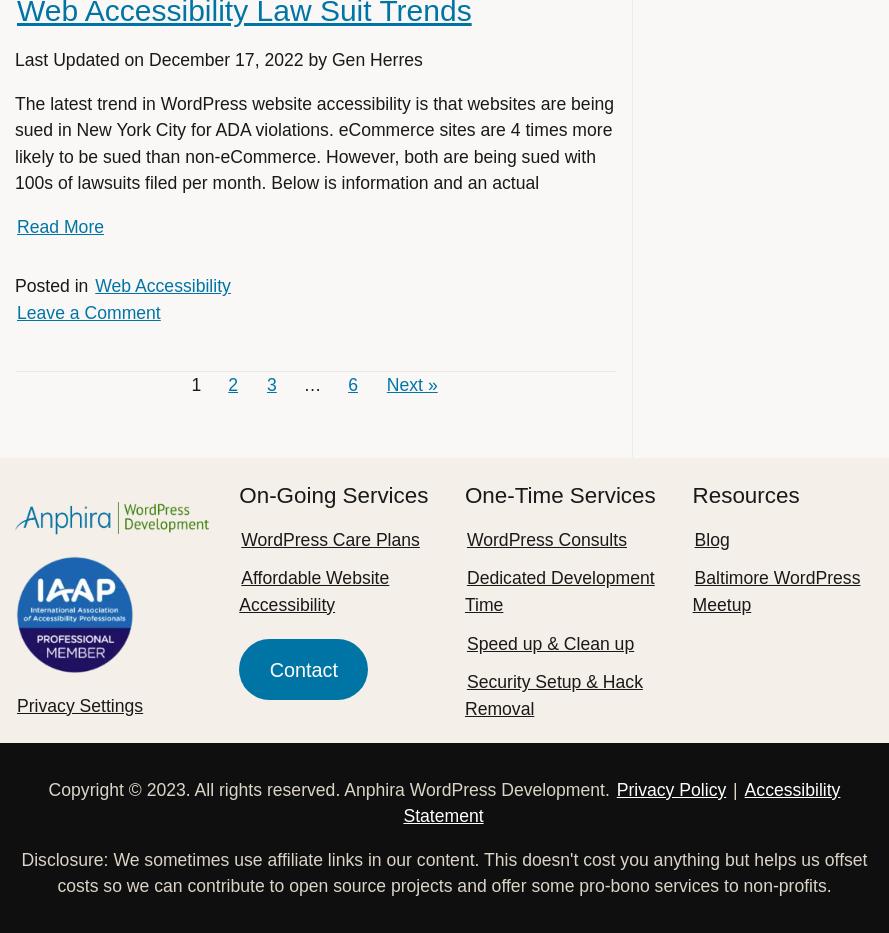 This screenshot has width=889, height=933. I want to click on 'Read More', so click(60, 225).